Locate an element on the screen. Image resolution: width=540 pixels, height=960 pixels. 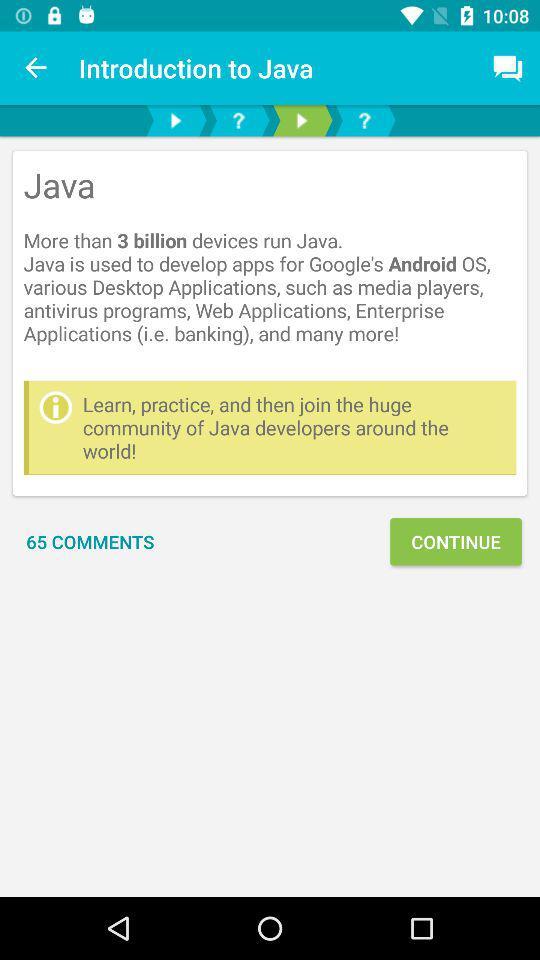
next page is located at coordinates (300, 120).